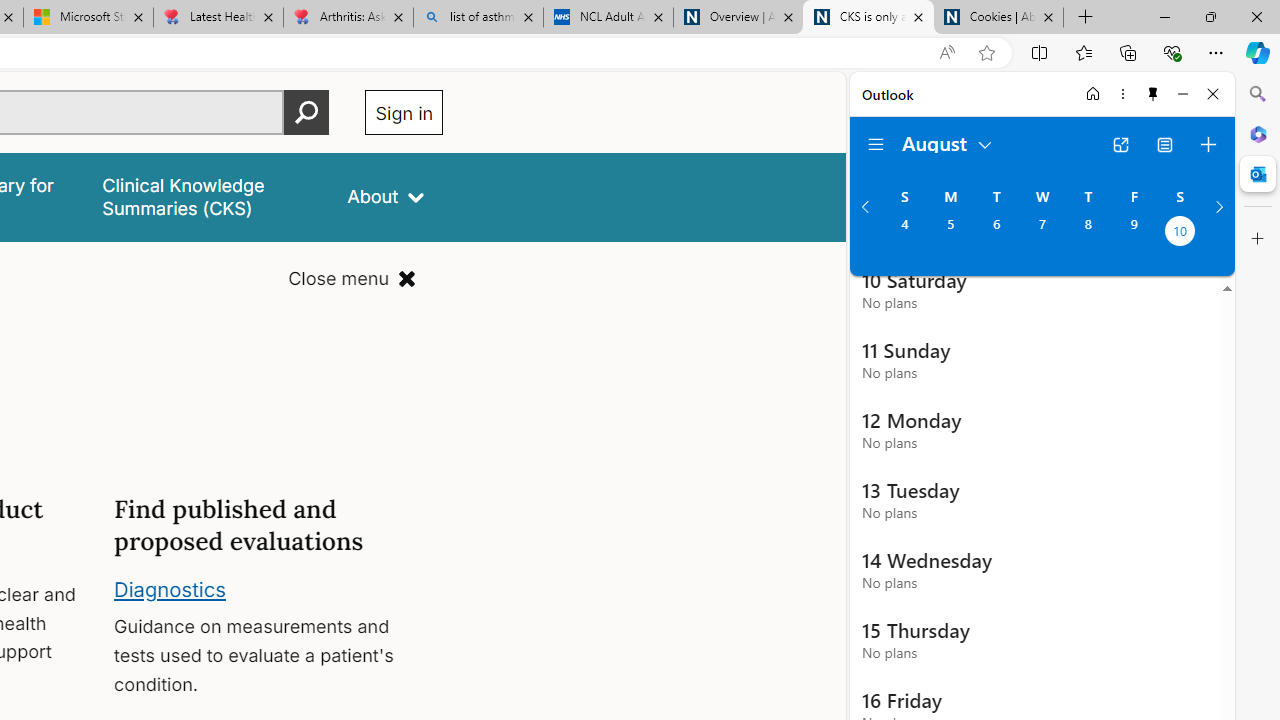 This screenshot has height=720, width=1280. I want to click on 'Folder navigation', so click(876, 144).